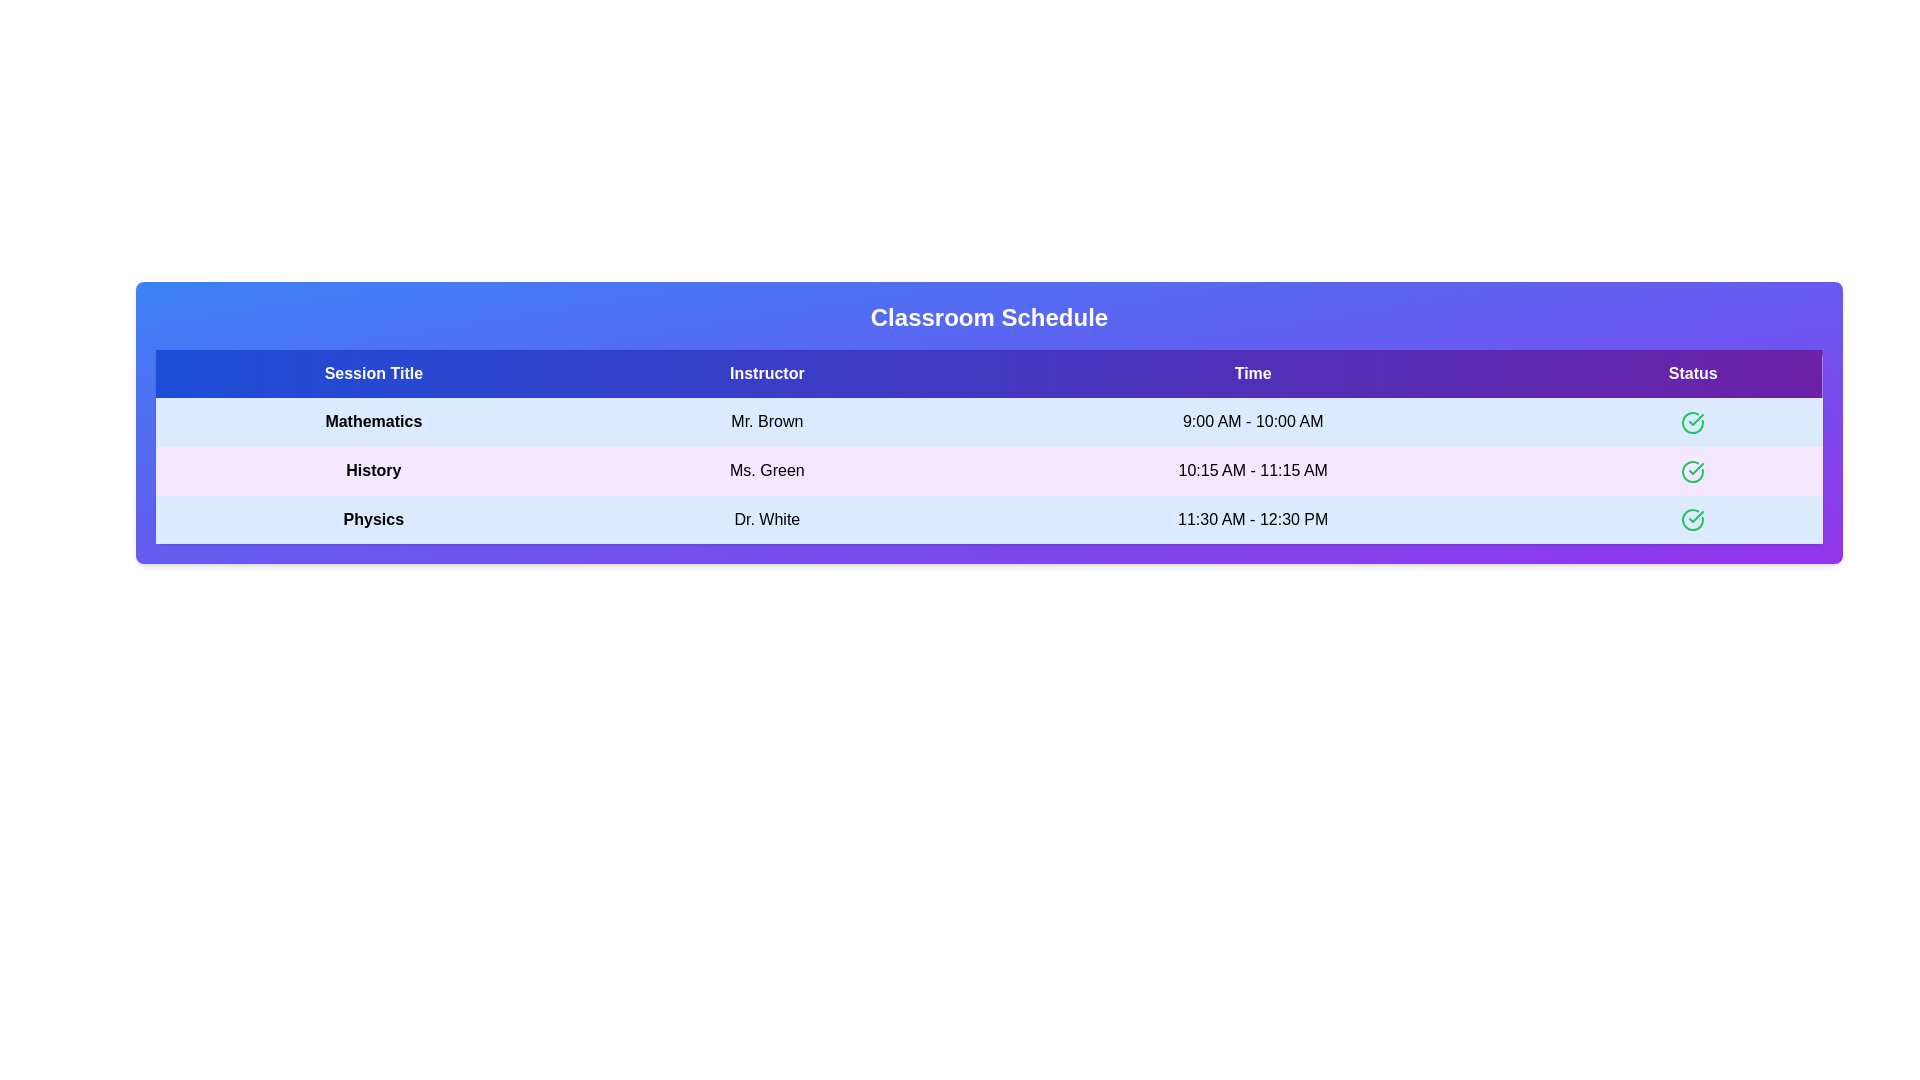 Image resolution: width=1920 pixels, height=1080 pixels. What do you see at coordinates (766, 420) in the screenshot?
I see `the text element Mr. Brown to select or copy its content` at bounding box center [766, 420].